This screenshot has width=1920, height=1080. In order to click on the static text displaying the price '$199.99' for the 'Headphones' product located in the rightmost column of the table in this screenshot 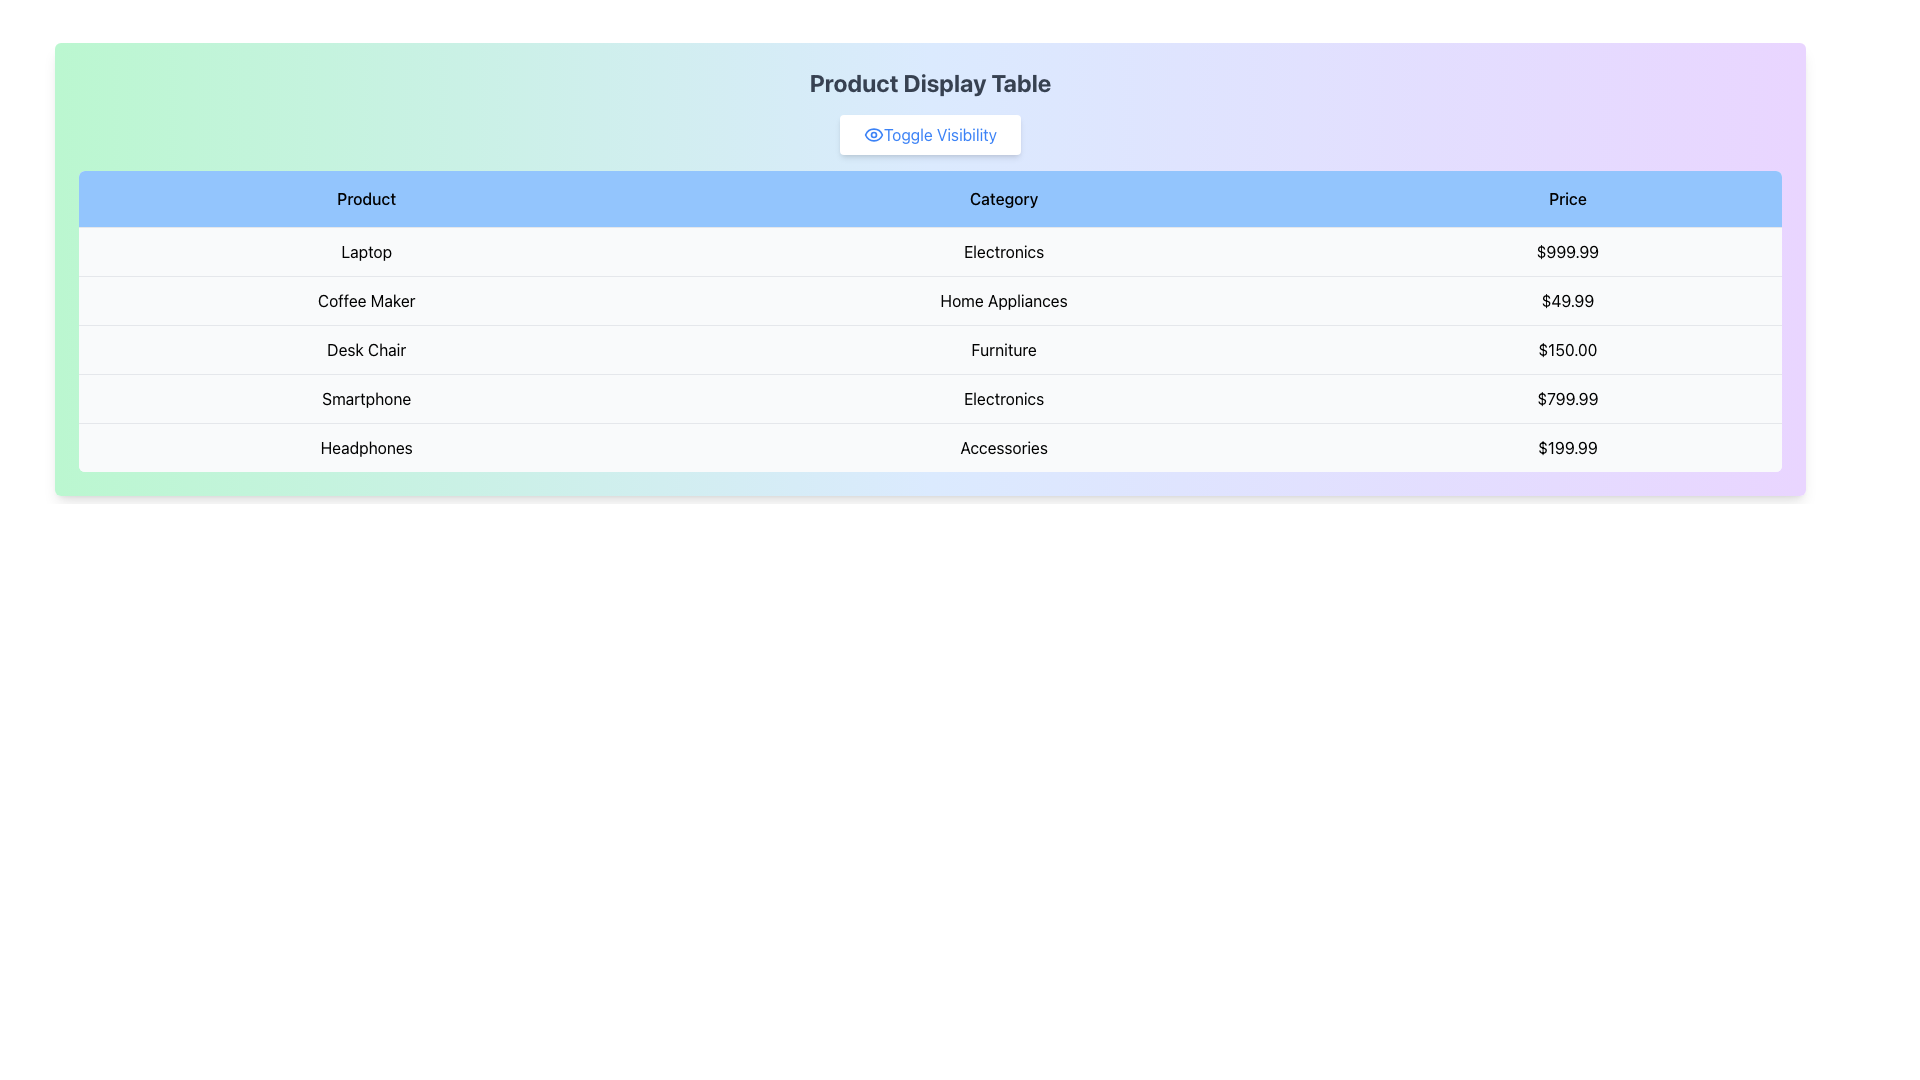, I will do `click(1566, 446)`.